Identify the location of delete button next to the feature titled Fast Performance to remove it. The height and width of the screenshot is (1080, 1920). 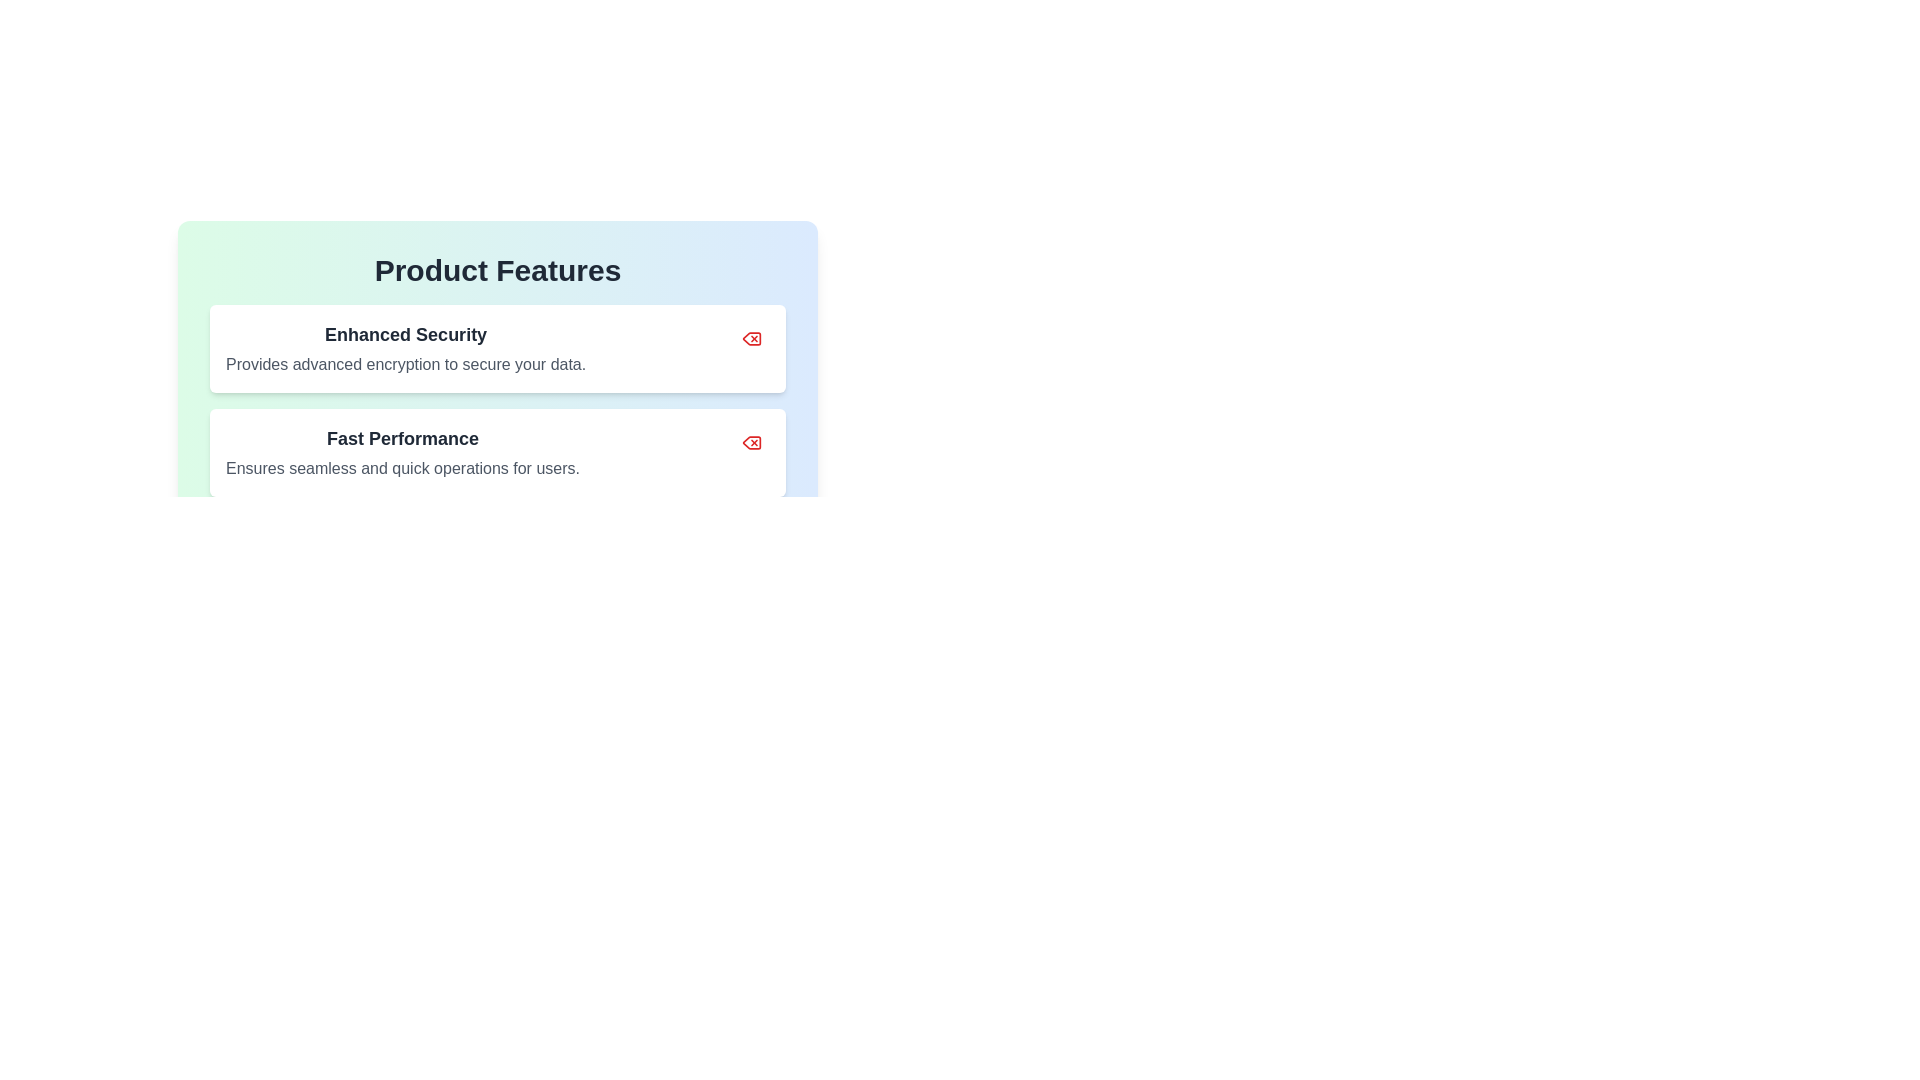
(751, 442).